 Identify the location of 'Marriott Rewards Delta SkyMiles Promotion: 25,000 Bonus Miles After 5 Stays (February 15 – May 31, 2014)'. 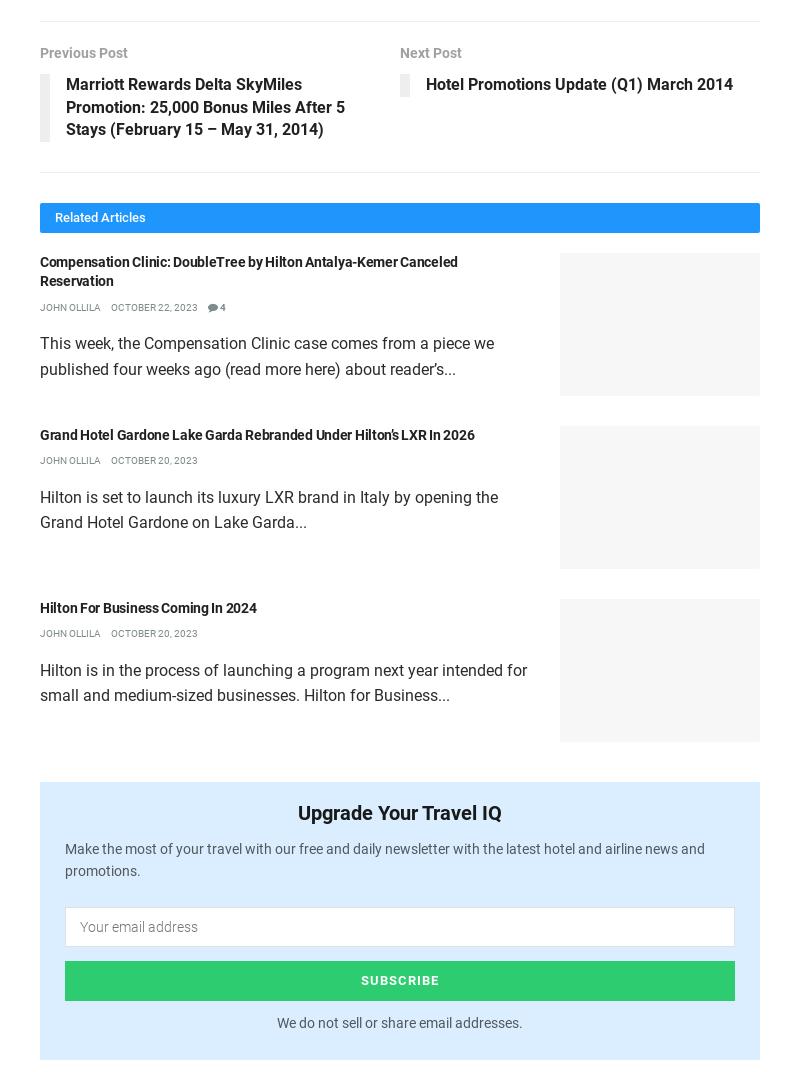
(205, 106).